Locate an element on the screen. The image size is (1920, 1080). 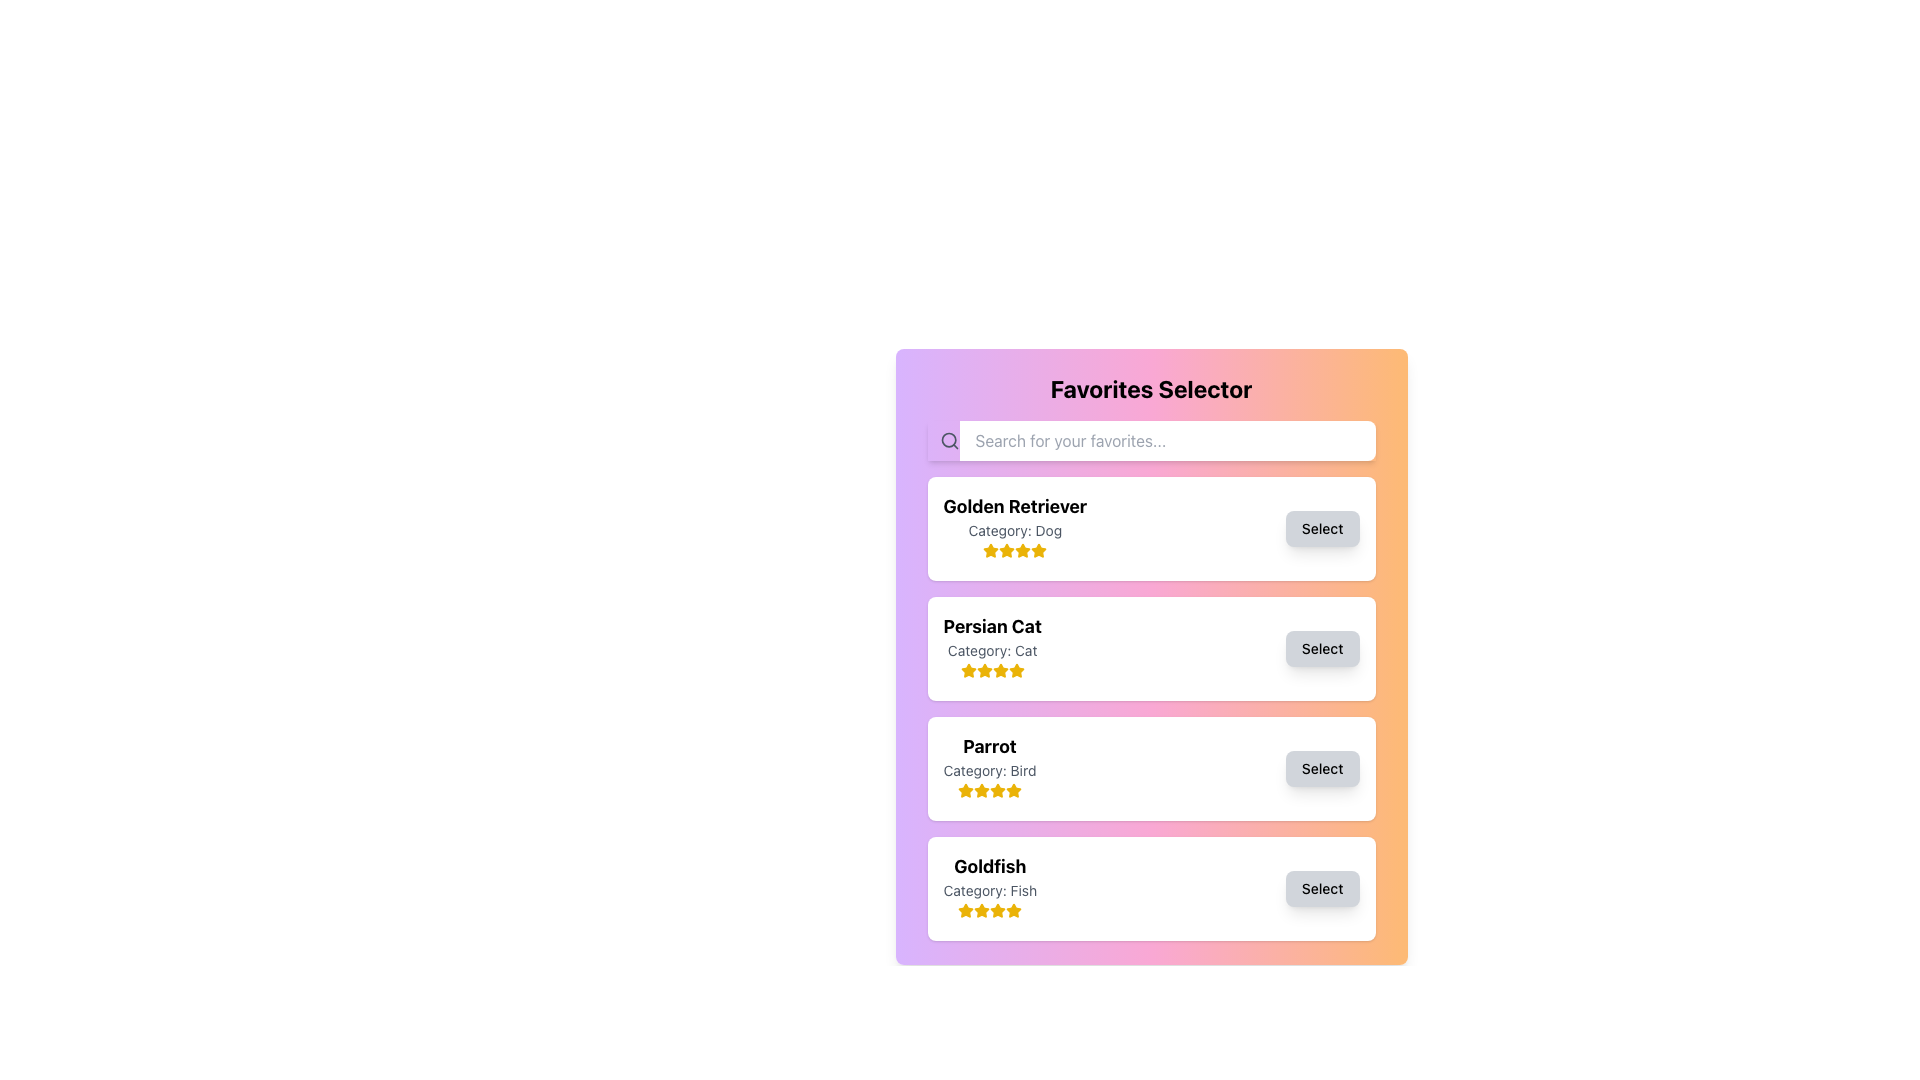
the static text label displaying 'Category: Fish', which is located beneath the 'Goldfish' label and aligned to the left of the 'Select' button is located at coordinates (990, 890).